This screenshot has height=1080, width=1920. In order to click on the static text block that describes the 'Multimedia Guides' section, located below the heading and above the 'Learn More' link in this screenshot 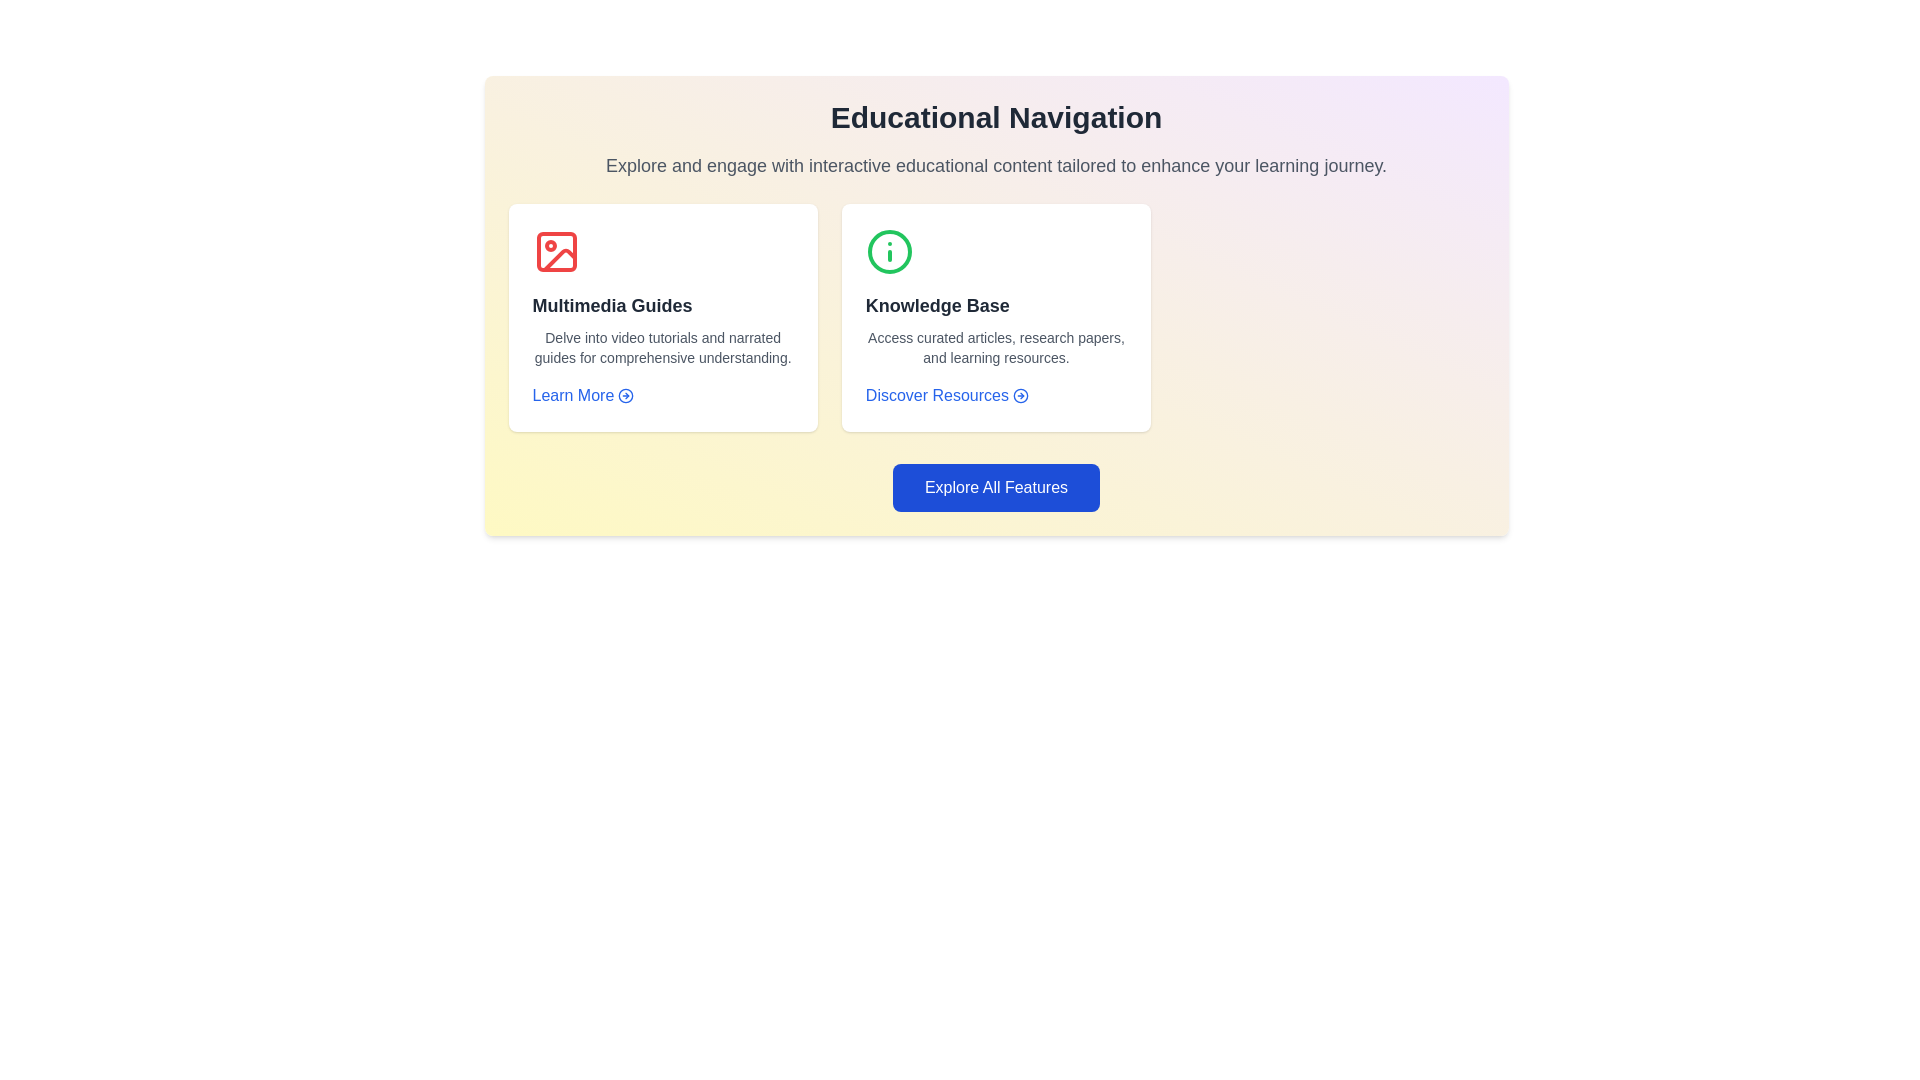, I will do `click(663, 346)`.